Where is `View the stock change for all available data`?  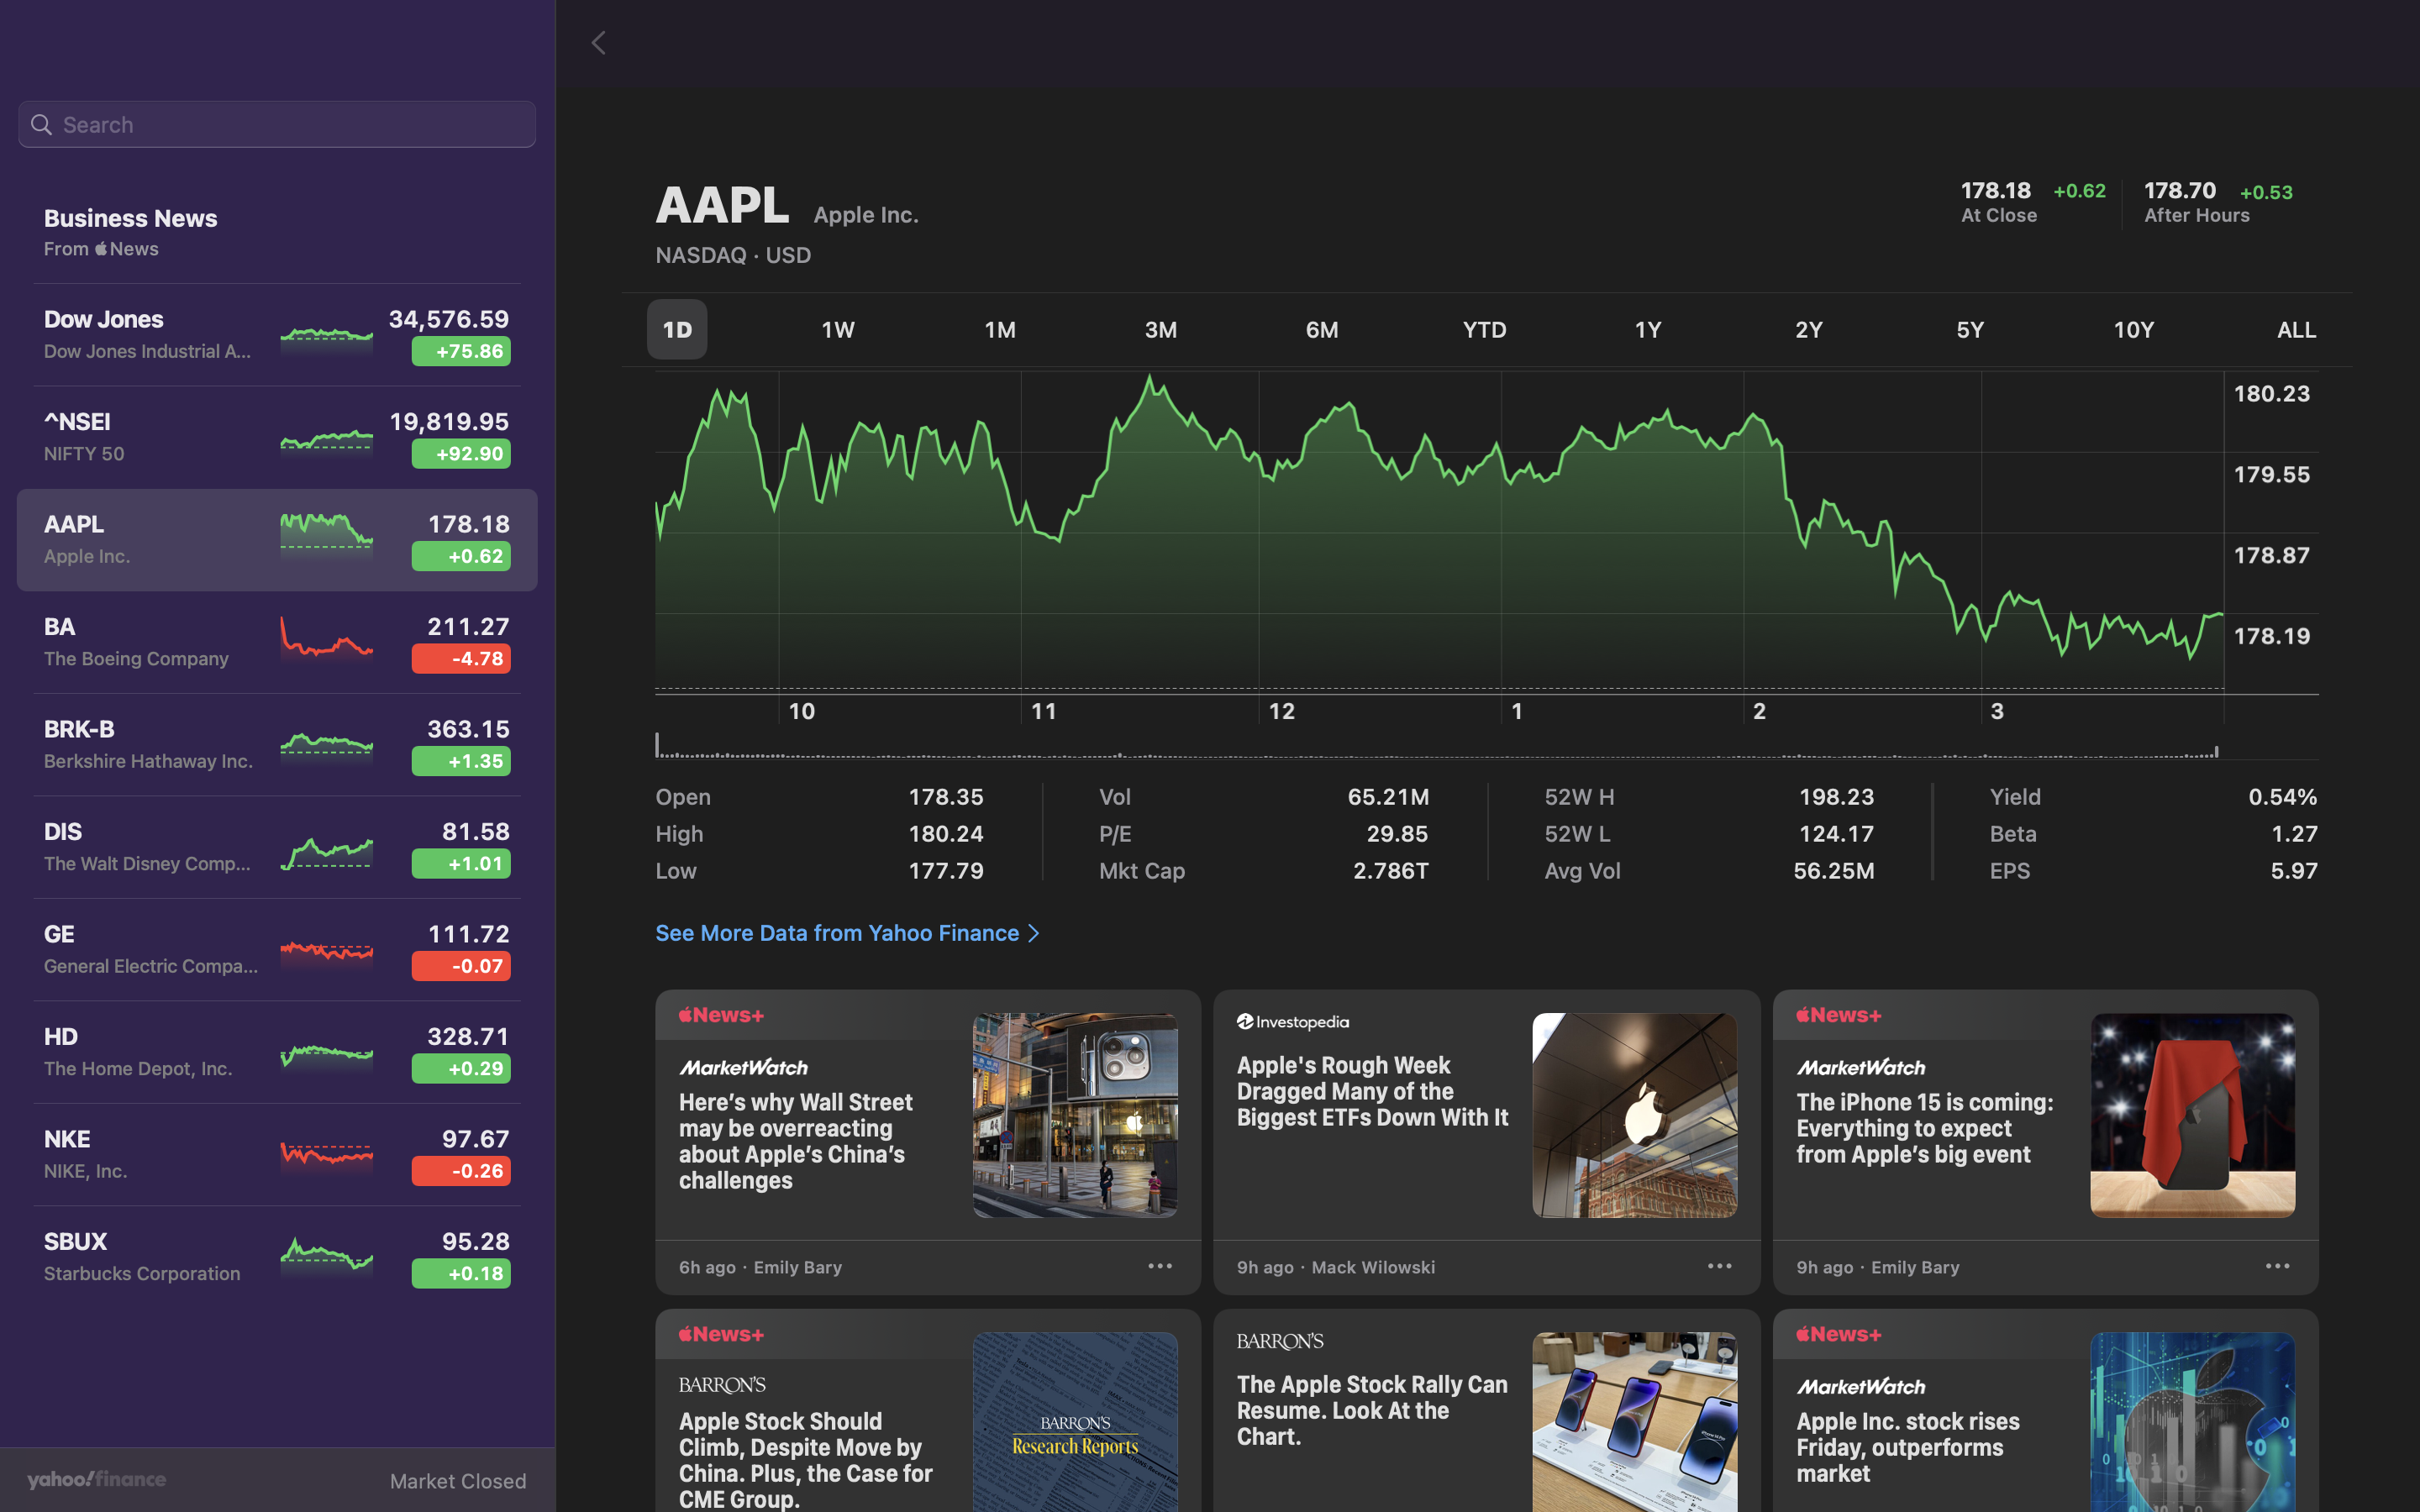 View the stock change for all available data is located at coordinates (2283, 331).